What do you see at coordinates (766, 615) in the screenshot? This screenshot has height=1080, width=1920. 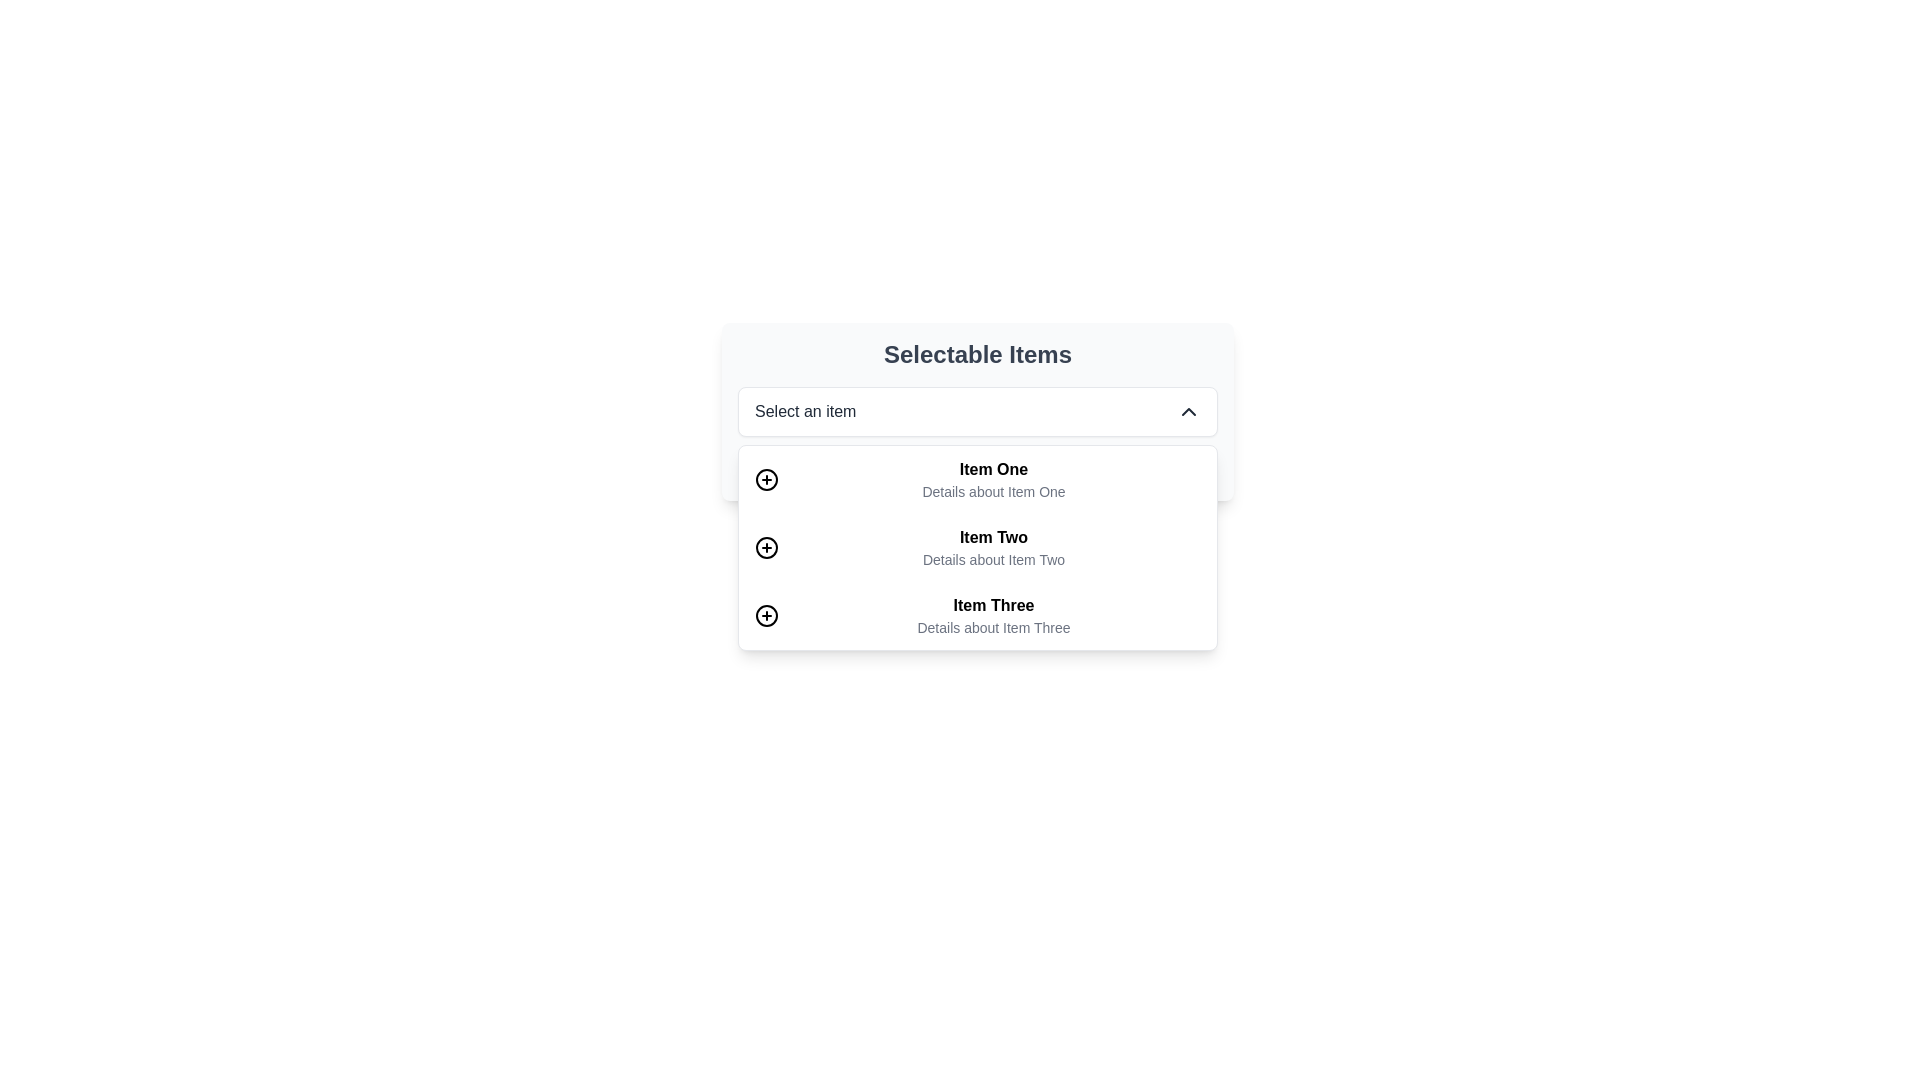 I see `the circular icon with a hollow center located beside 'Item Three' in the list under 'Selectable Items'` at bounding box center [766, 615].